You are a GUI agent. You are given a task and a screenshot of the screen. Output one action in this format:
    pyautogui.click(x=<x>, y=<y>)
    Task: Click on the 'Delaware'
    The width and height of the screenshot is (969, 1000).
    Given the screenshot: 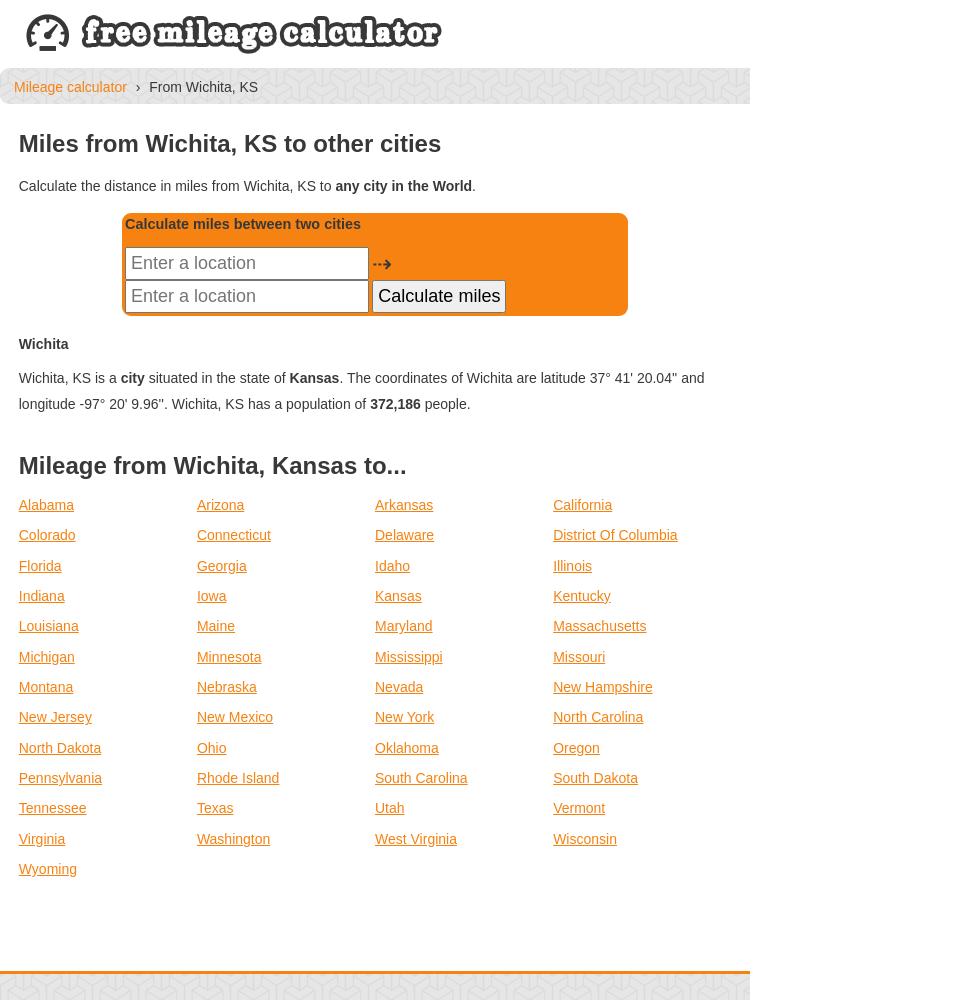 What is the action you would take?
    pyautogui.click(x=375, y=535)
    